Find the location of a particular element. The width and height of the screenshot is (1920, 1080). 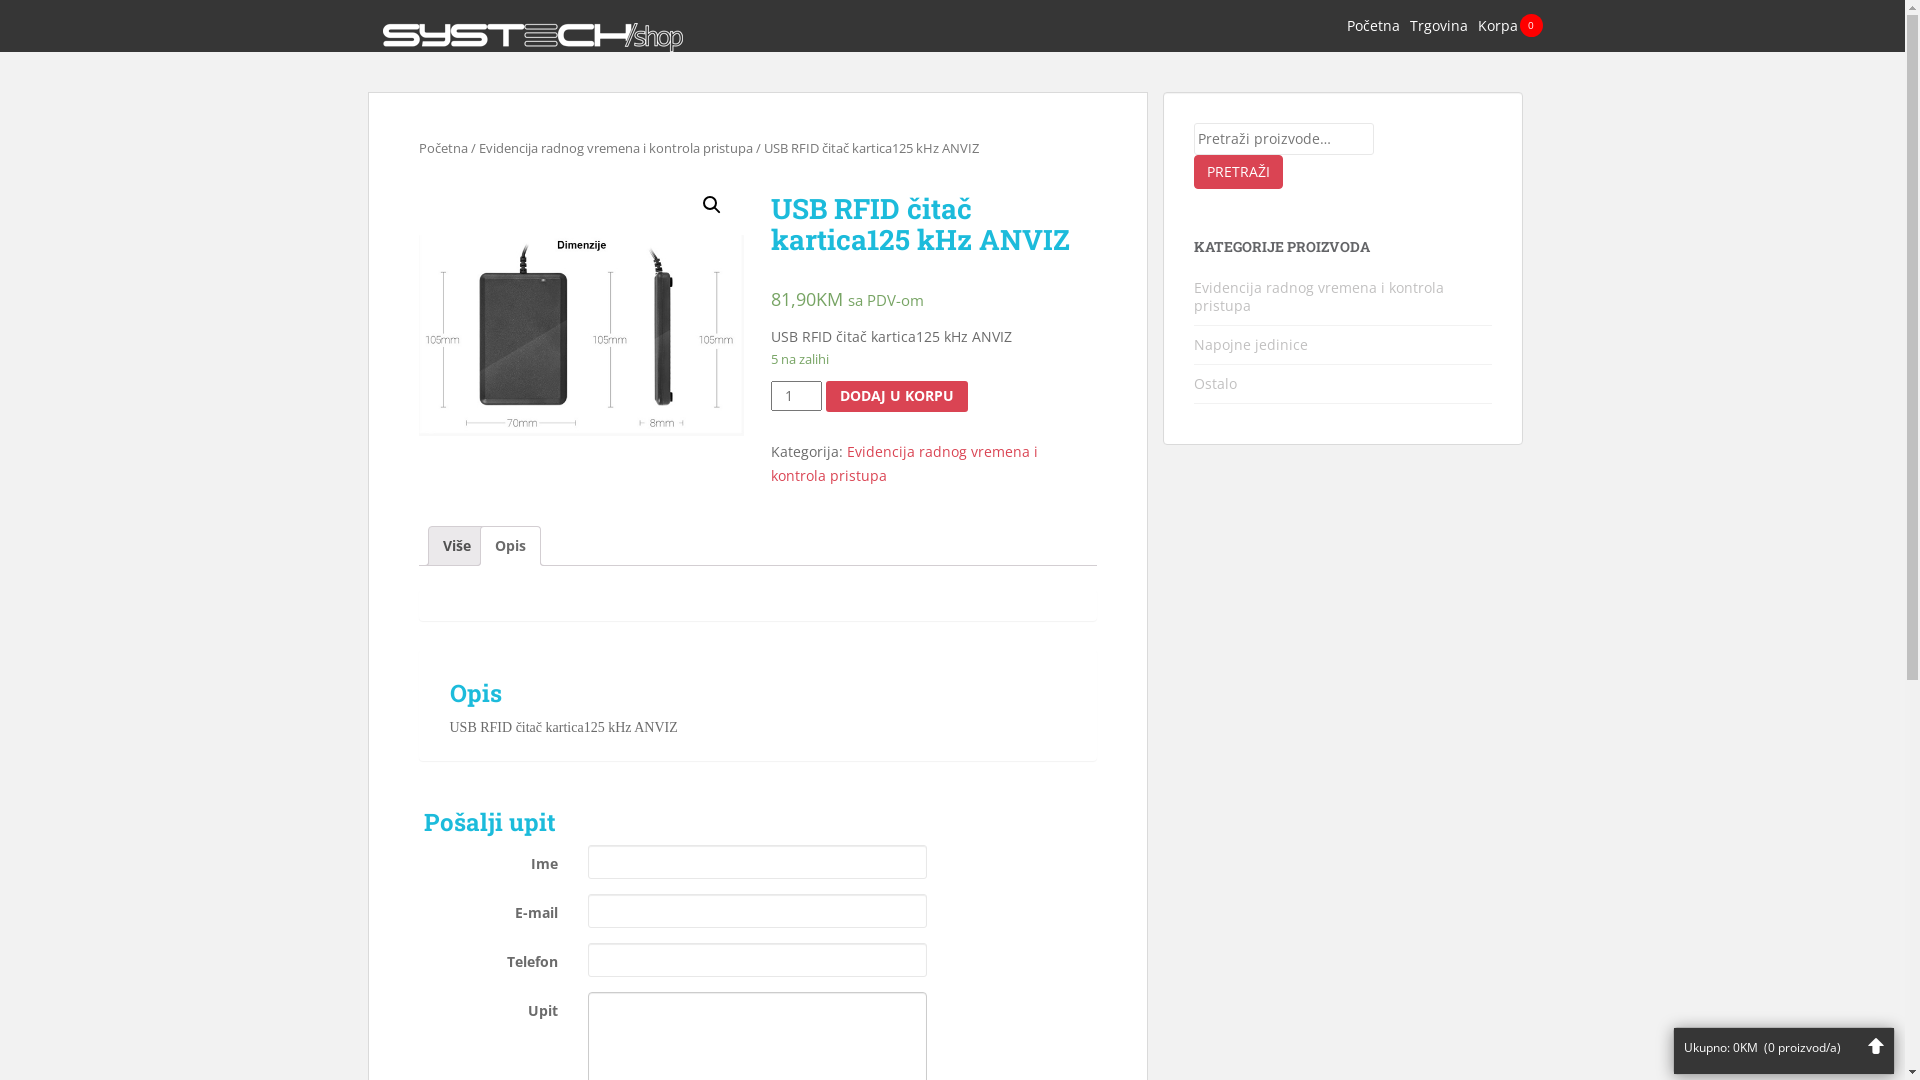

'Evidencija radnog vremena i kontrola pristupa' is located at coordinates (903, 463).